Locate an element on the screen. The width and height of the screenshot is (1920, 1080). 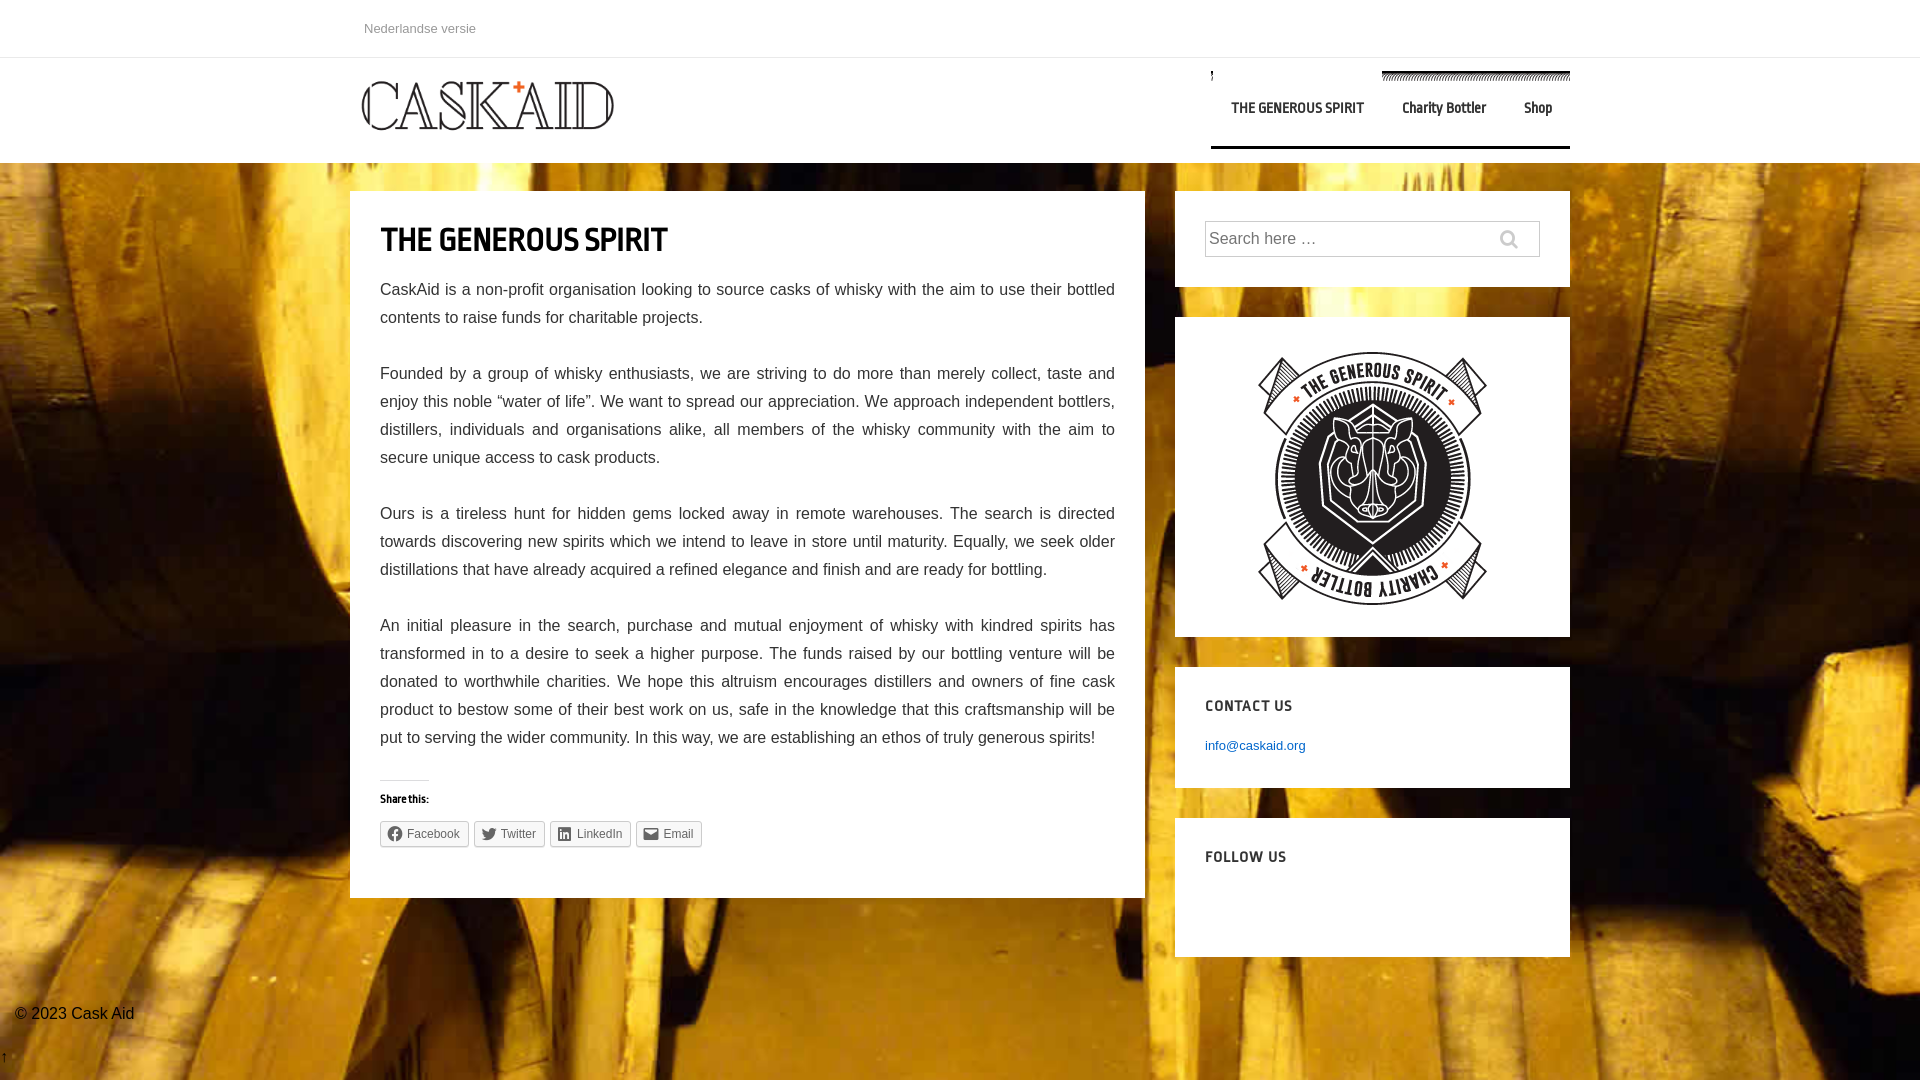
'Facebook' is located at coordinates (423, 833).